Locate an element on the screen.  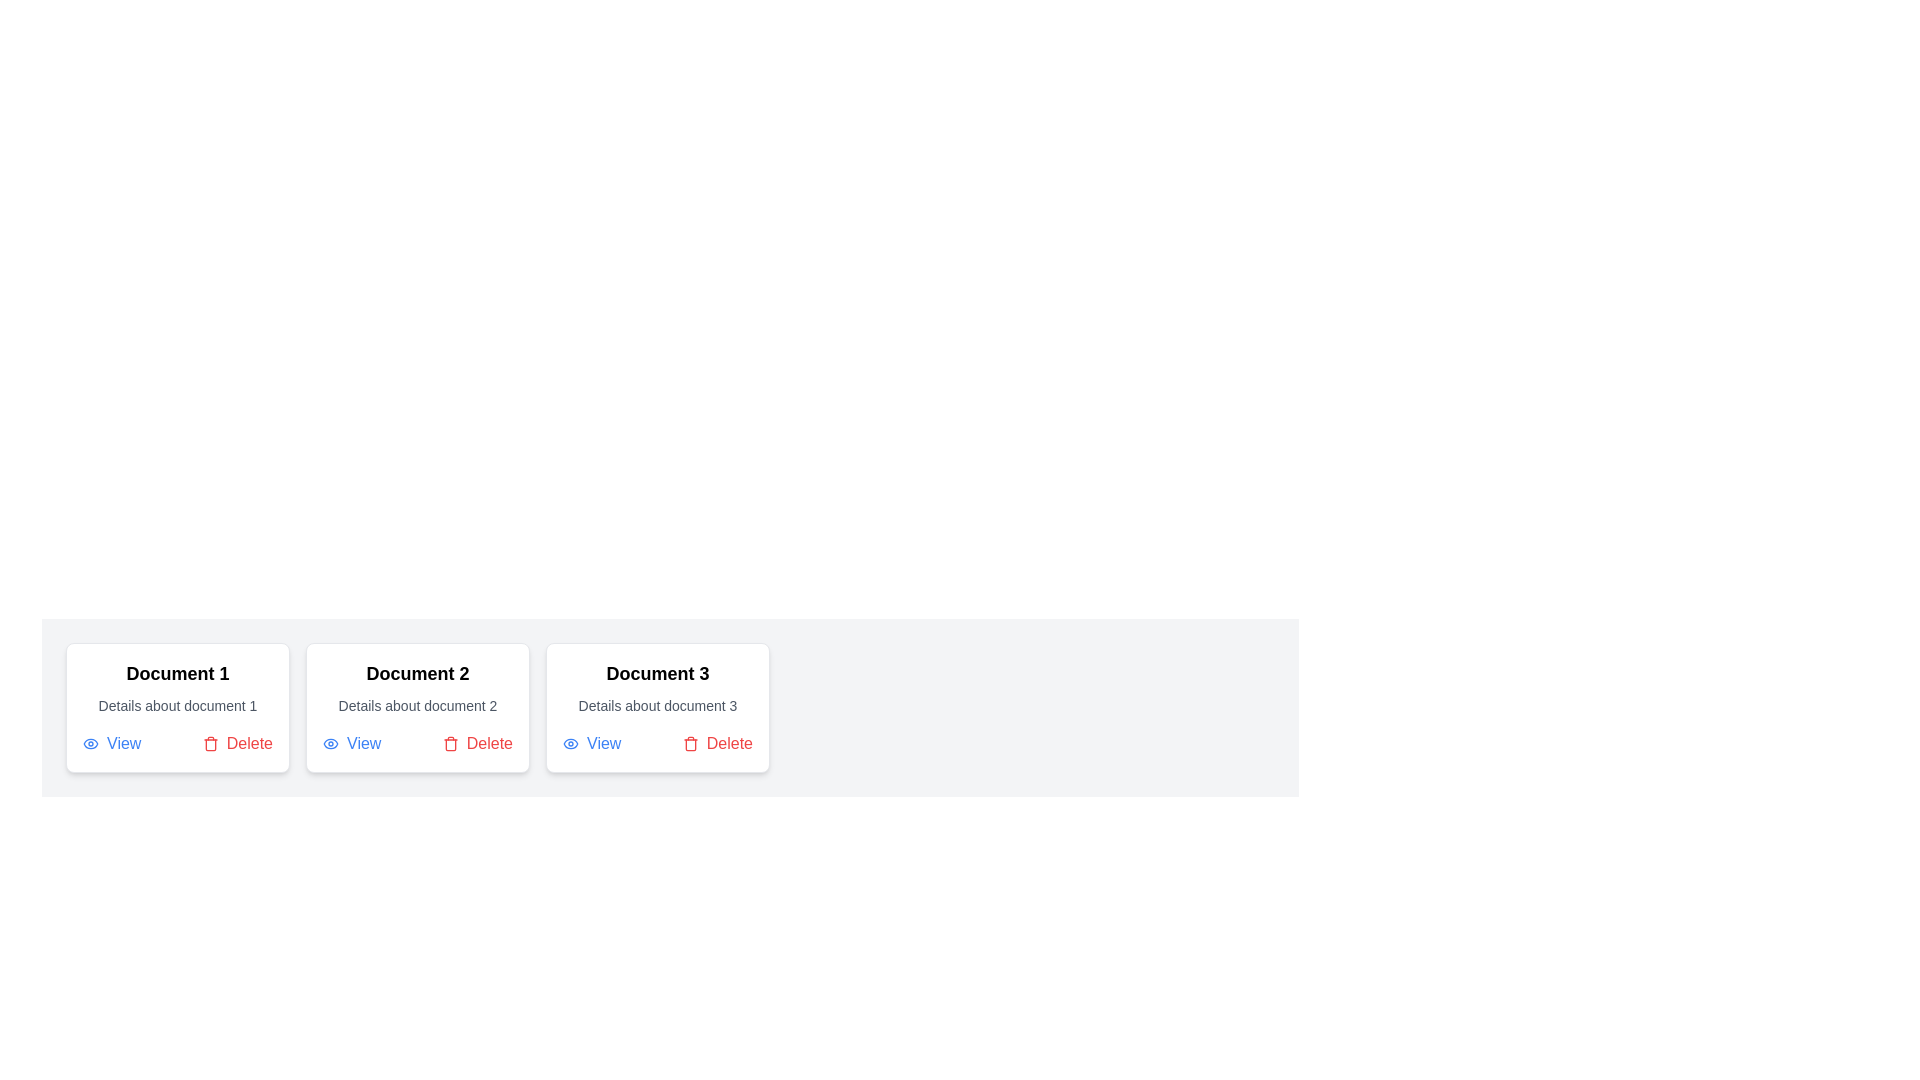
the eye-shaped icon with a thin outline located to the left of the text 'View' in the 'View' button of the third card for 'Document 3' is located at coordinates (570, 744).